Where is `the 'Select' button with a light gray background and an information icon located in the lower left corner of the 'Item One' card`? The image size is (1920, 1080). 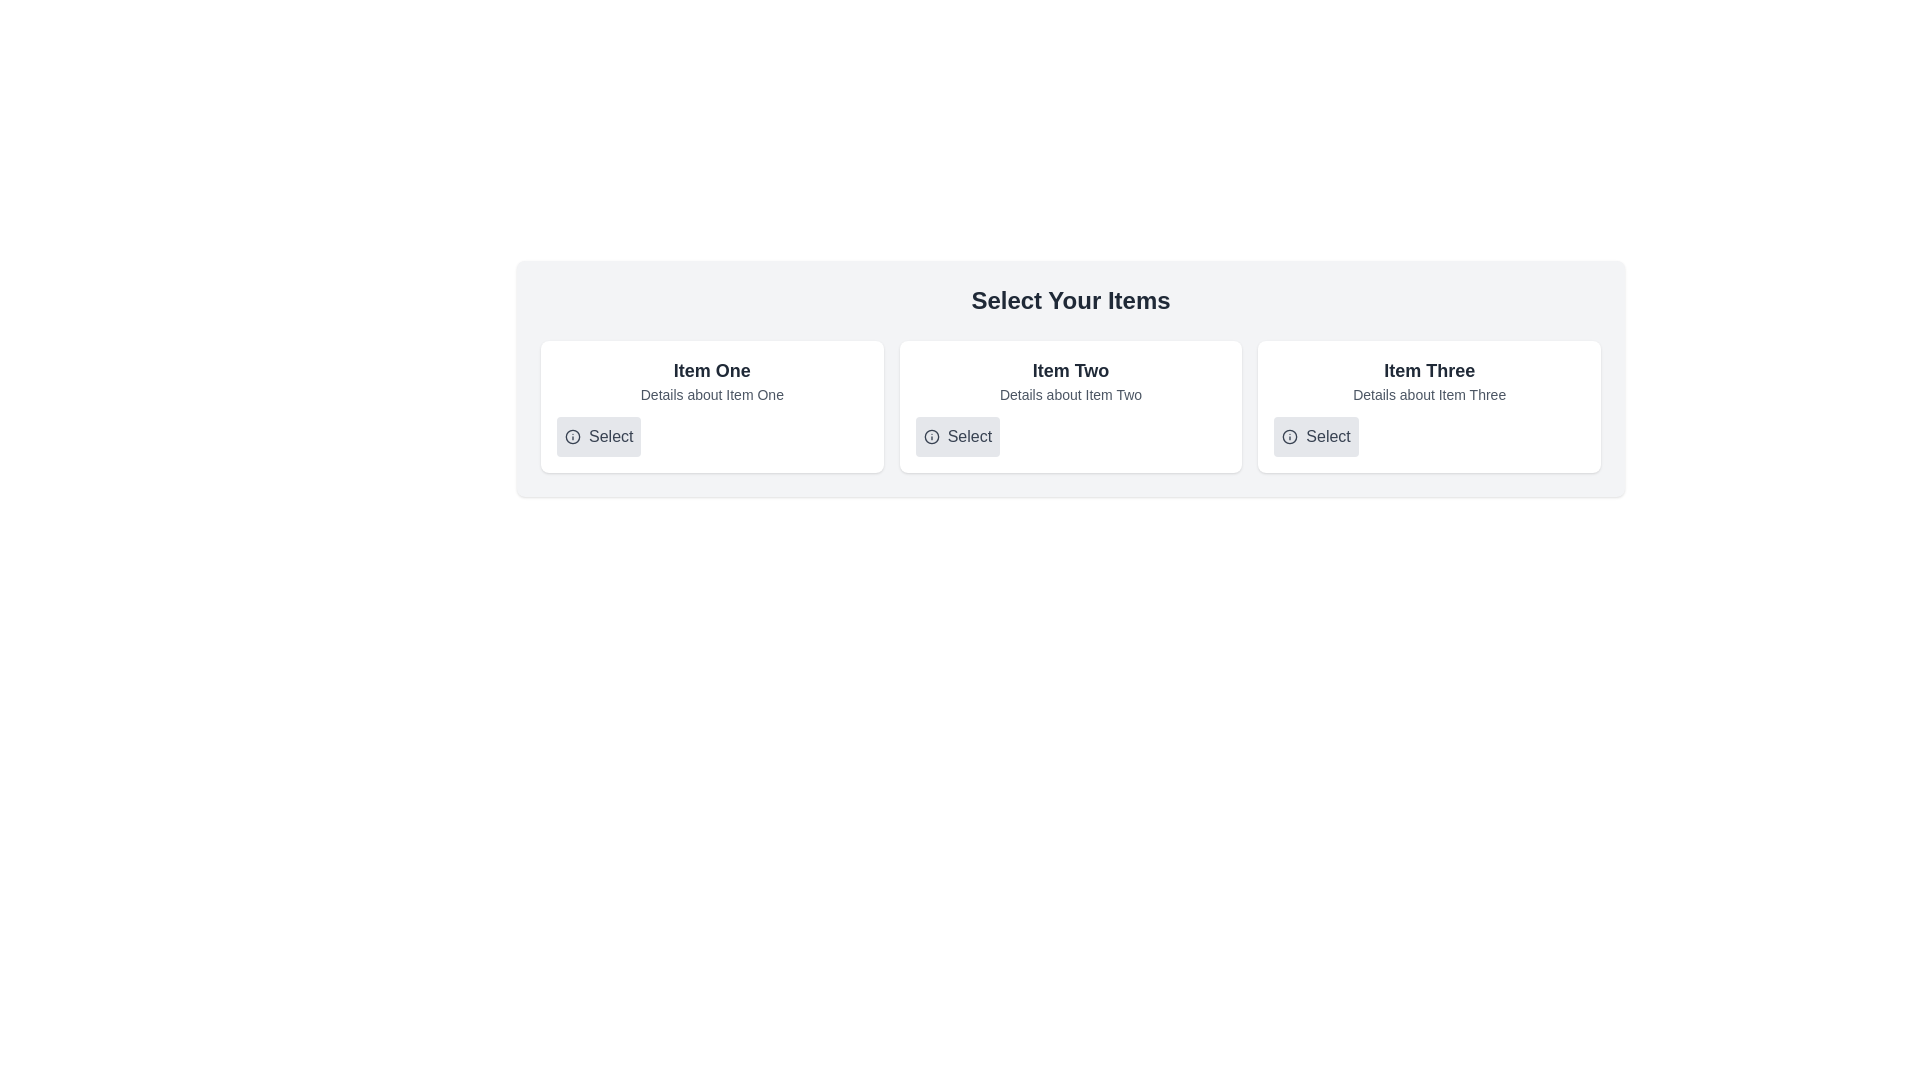
the 'Select' button with a light gray background and an information icon located in the lower left corner of the 'Item One' card is located at coordinates (598, 435).